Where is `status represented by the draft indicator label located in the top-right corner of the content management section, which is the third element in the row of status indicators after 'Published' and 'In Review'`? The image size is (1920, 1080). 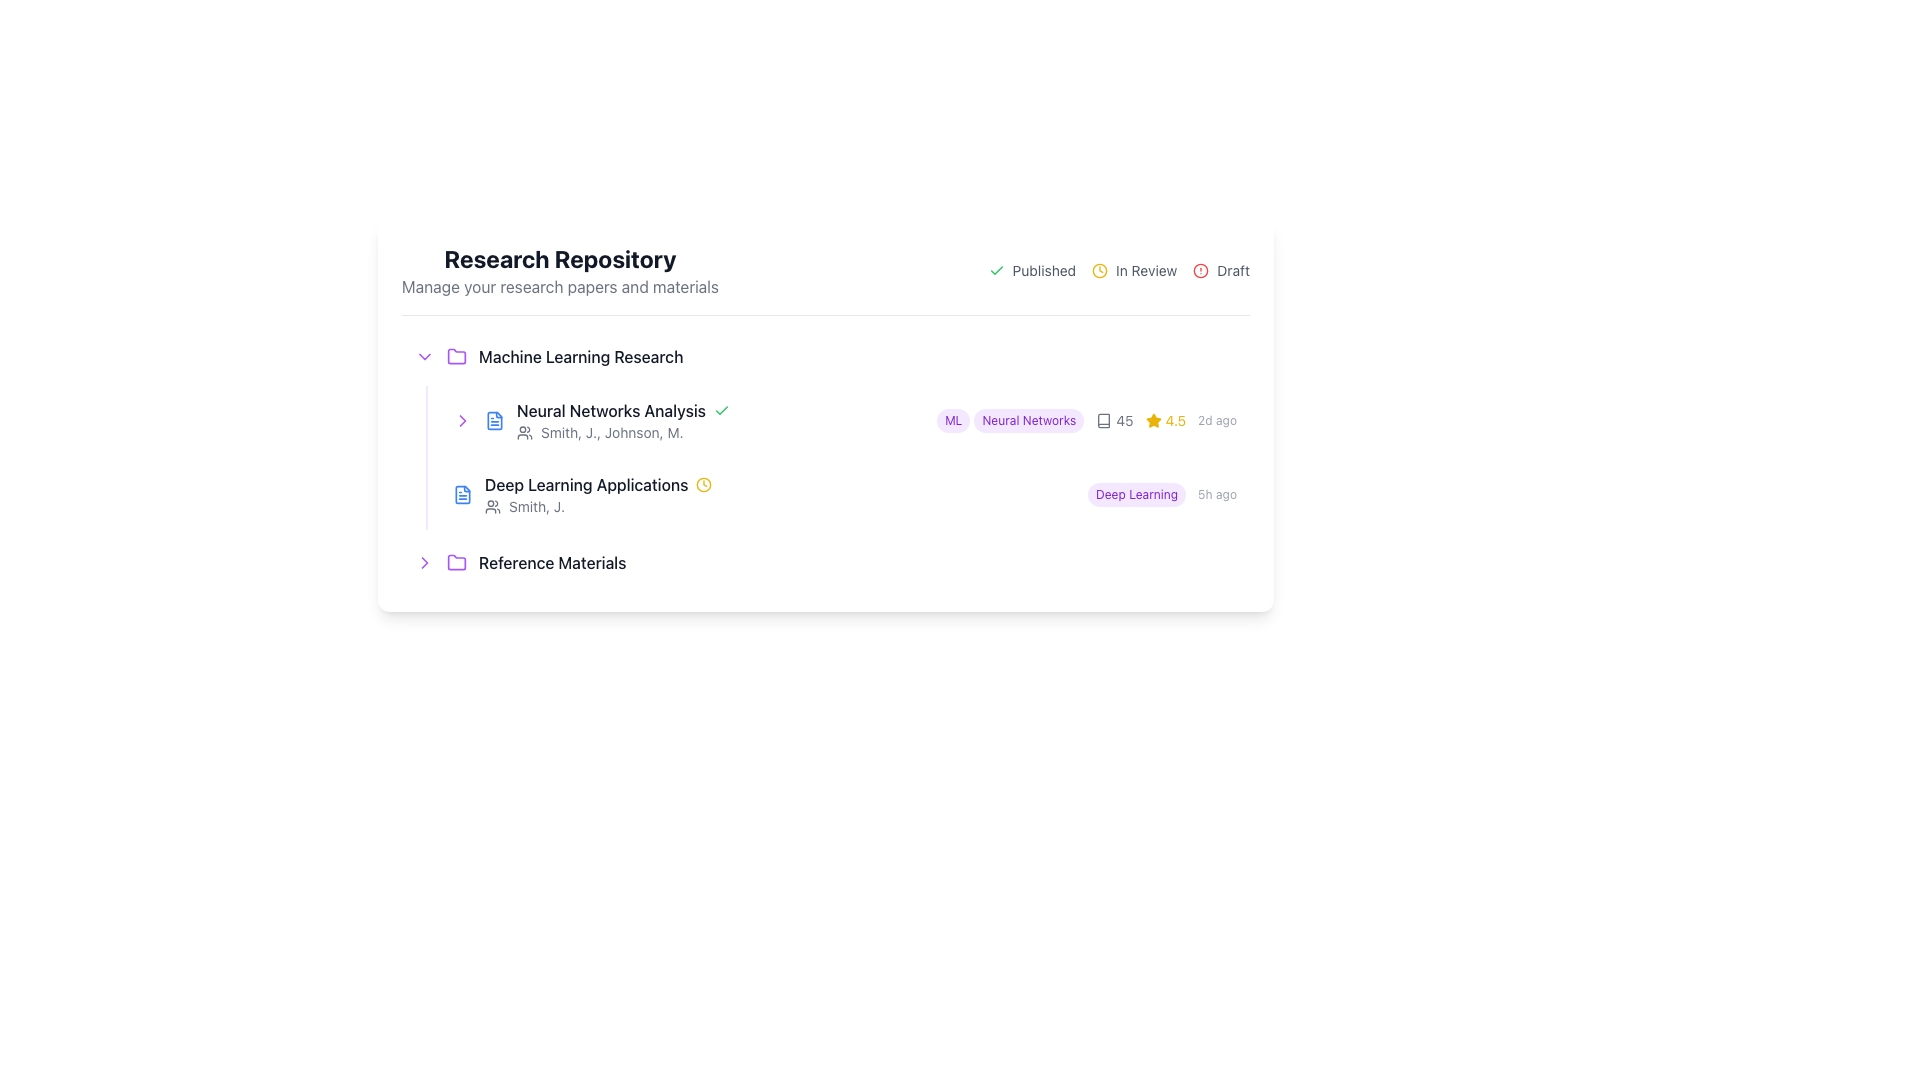
status represented by the draft indicator label located in the top-right corner of the content management section, which is the third element in the row of status indicators after 'Published' and 'In Review' is located at coordinates (1220, 270).